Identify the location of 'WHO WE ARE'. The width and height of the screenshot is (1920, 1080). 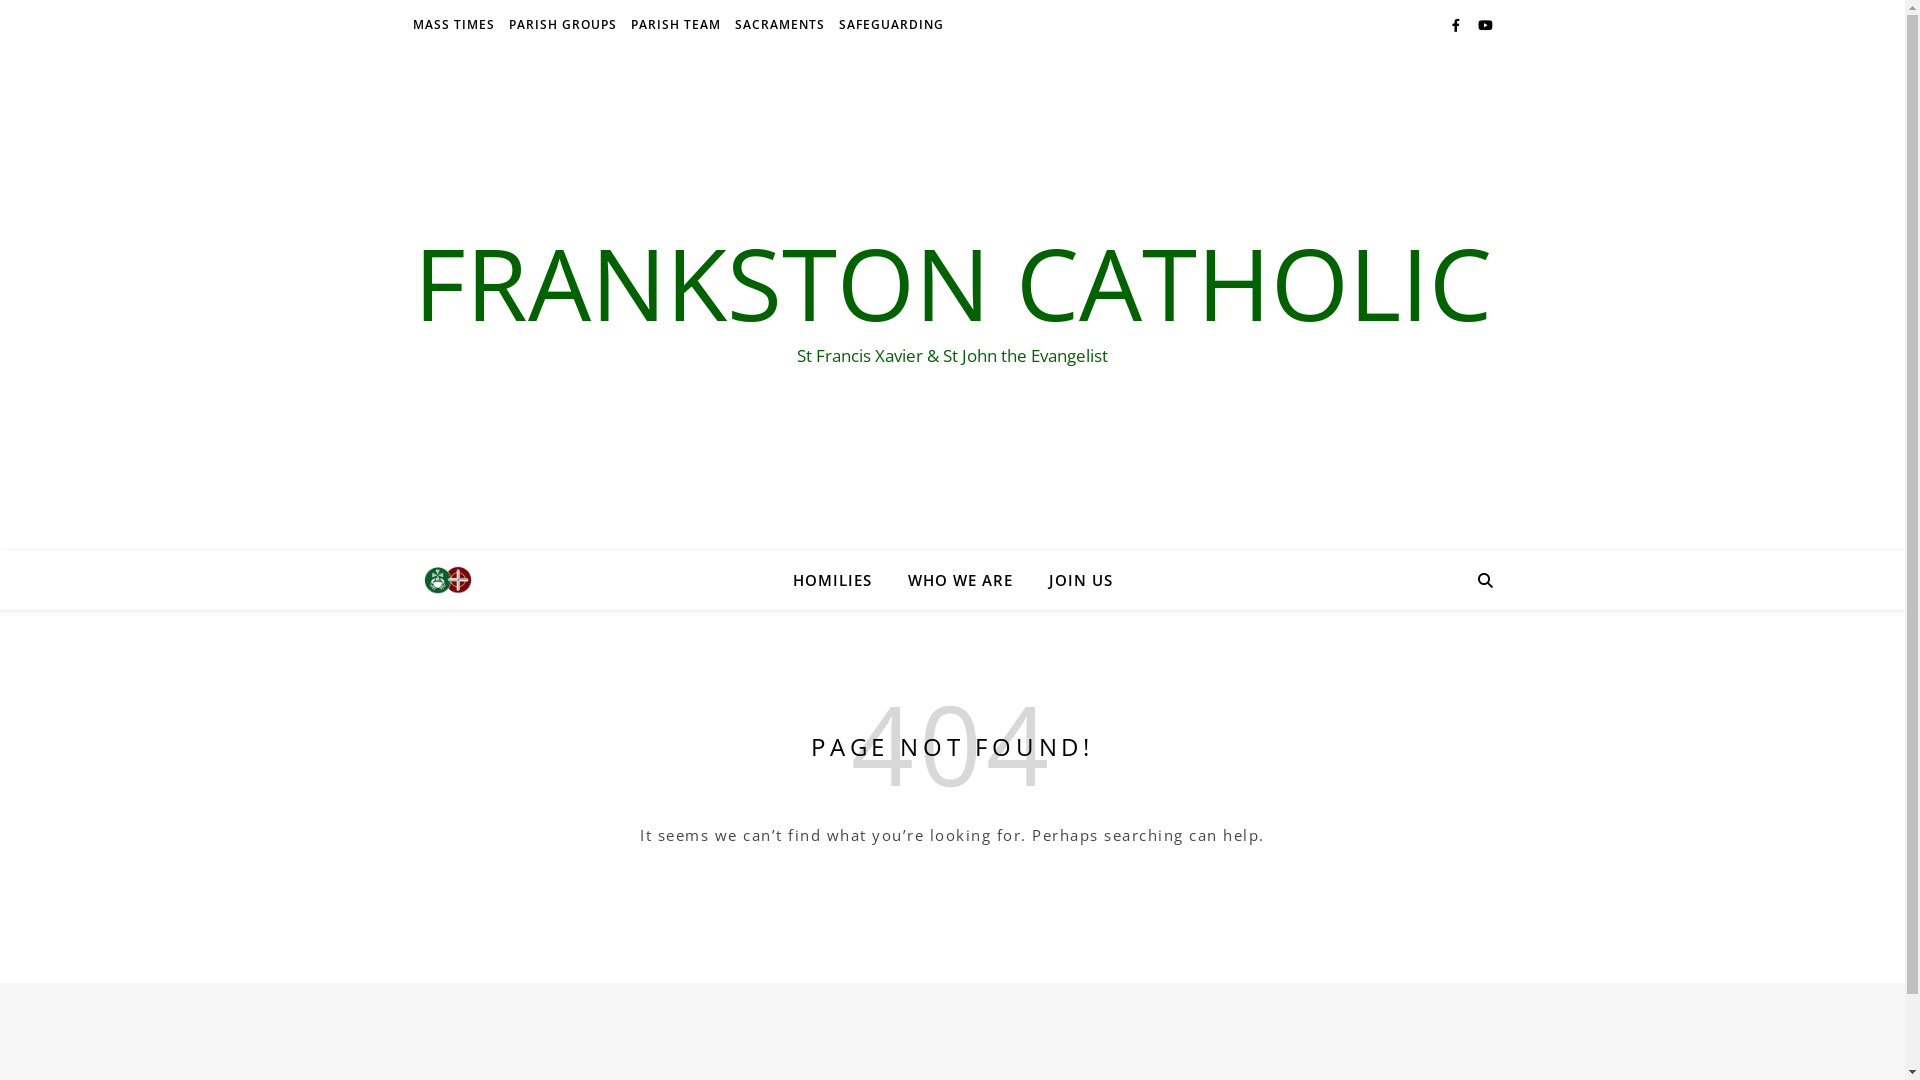
(960, 579).